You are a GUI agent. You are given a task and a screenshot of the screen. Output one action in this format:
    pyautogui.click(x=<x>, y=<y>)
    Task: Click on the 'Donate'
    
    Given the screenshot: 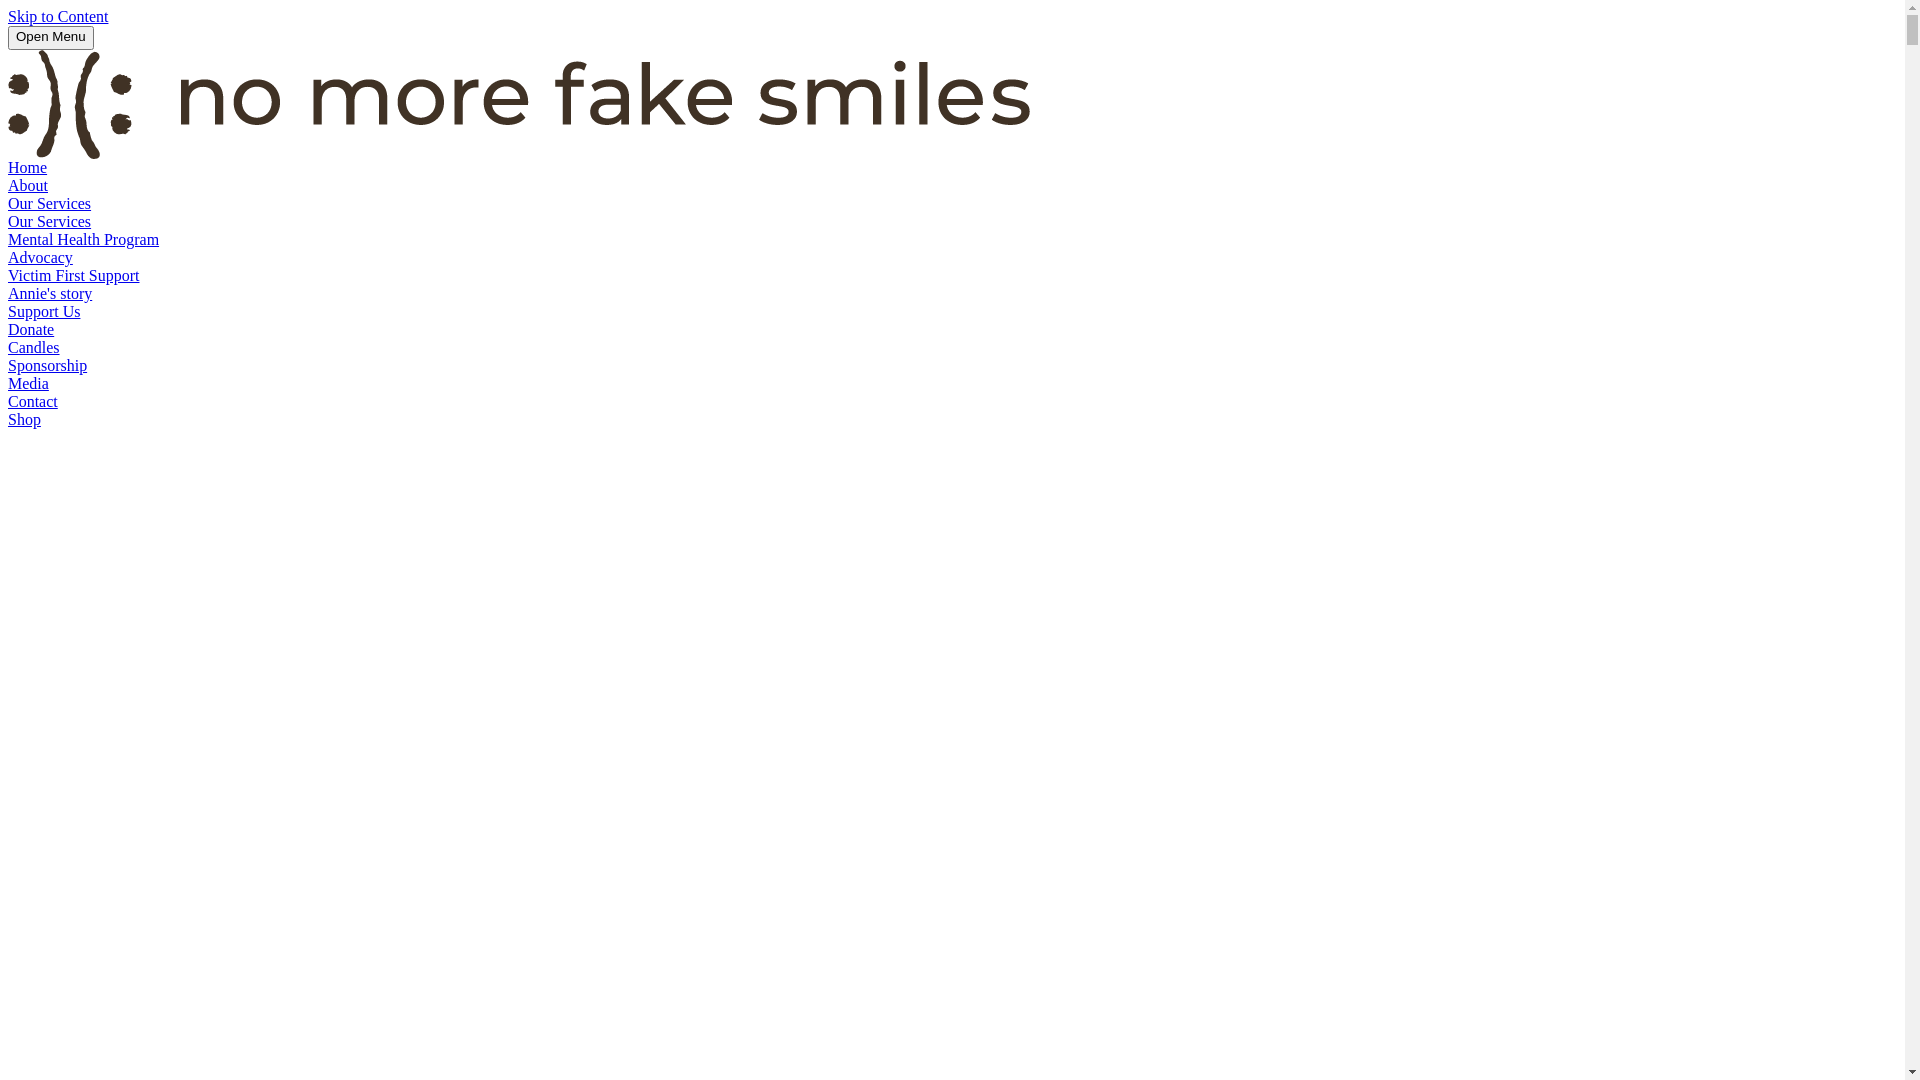 What is the action you would take?
    pyautogui.click(x=8, y=328)
    